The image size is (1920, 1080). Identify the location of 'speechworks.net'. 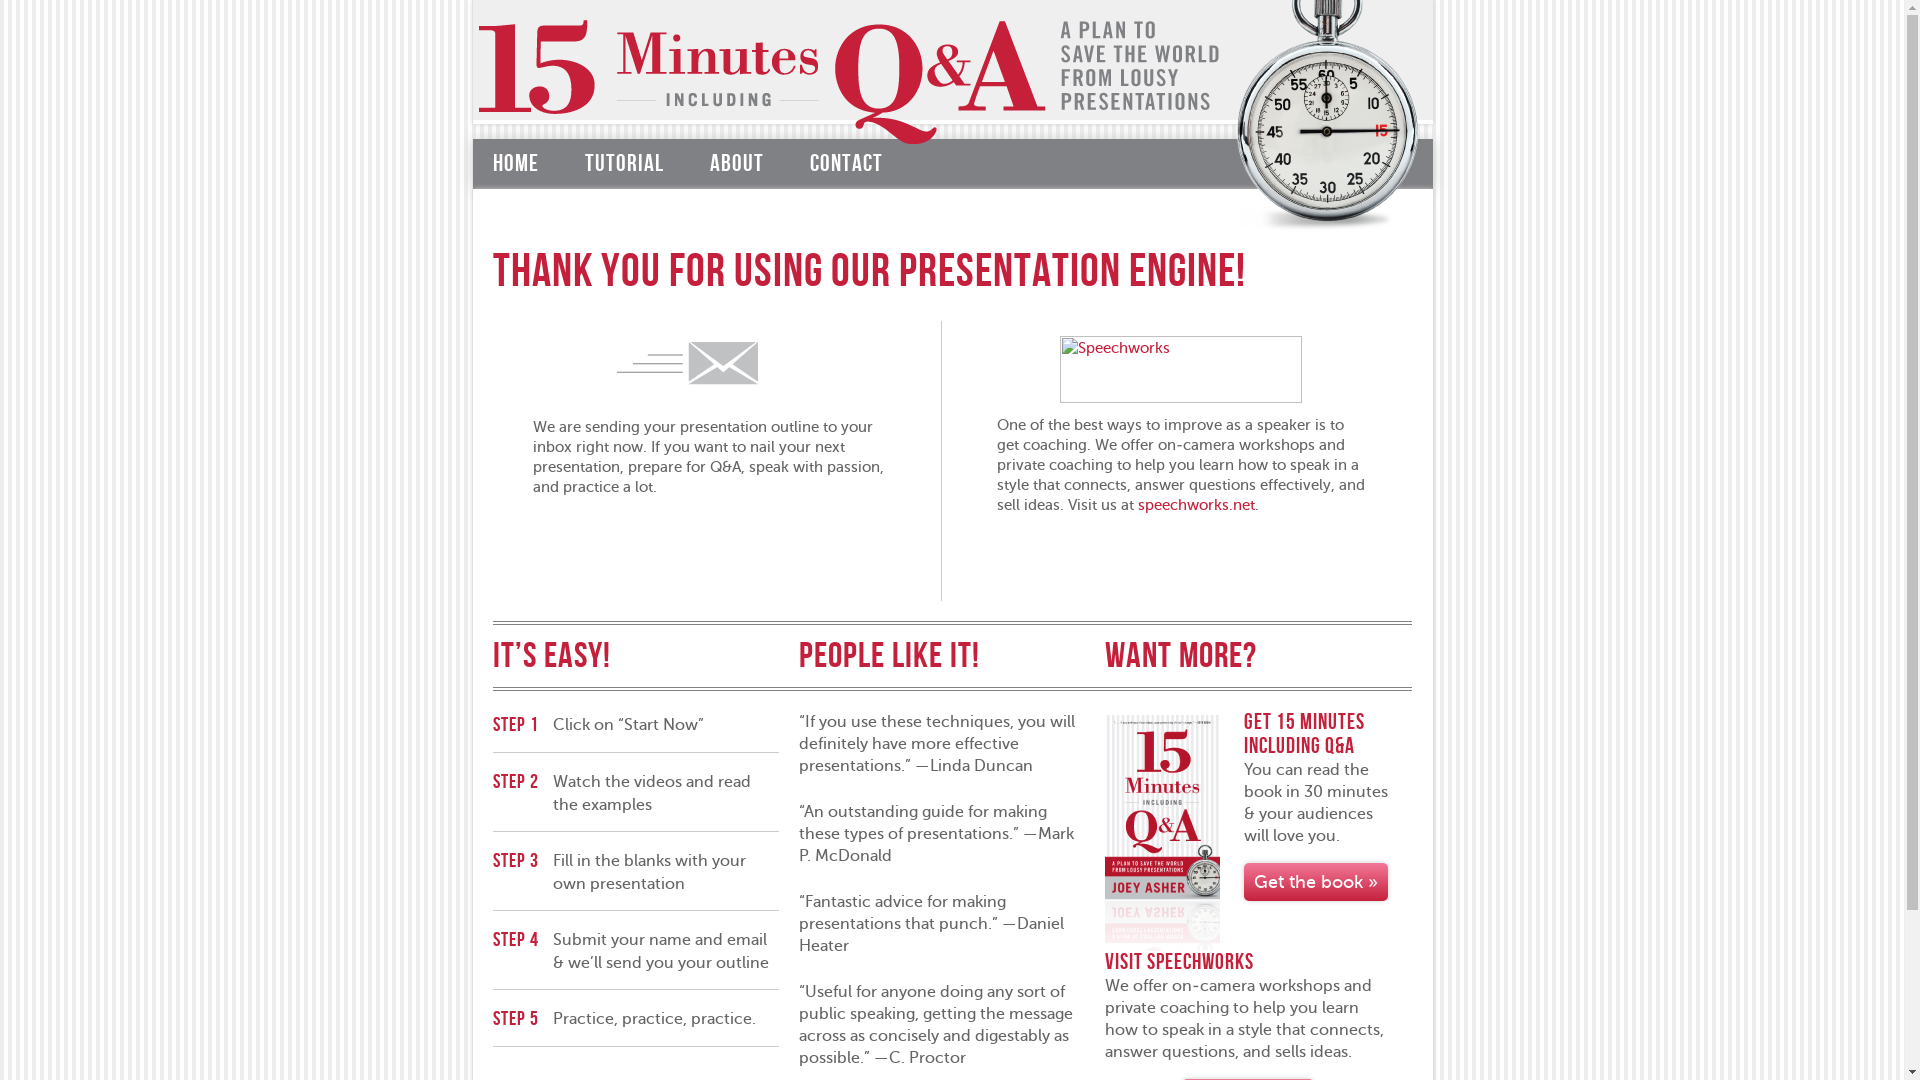
(1196, 504).